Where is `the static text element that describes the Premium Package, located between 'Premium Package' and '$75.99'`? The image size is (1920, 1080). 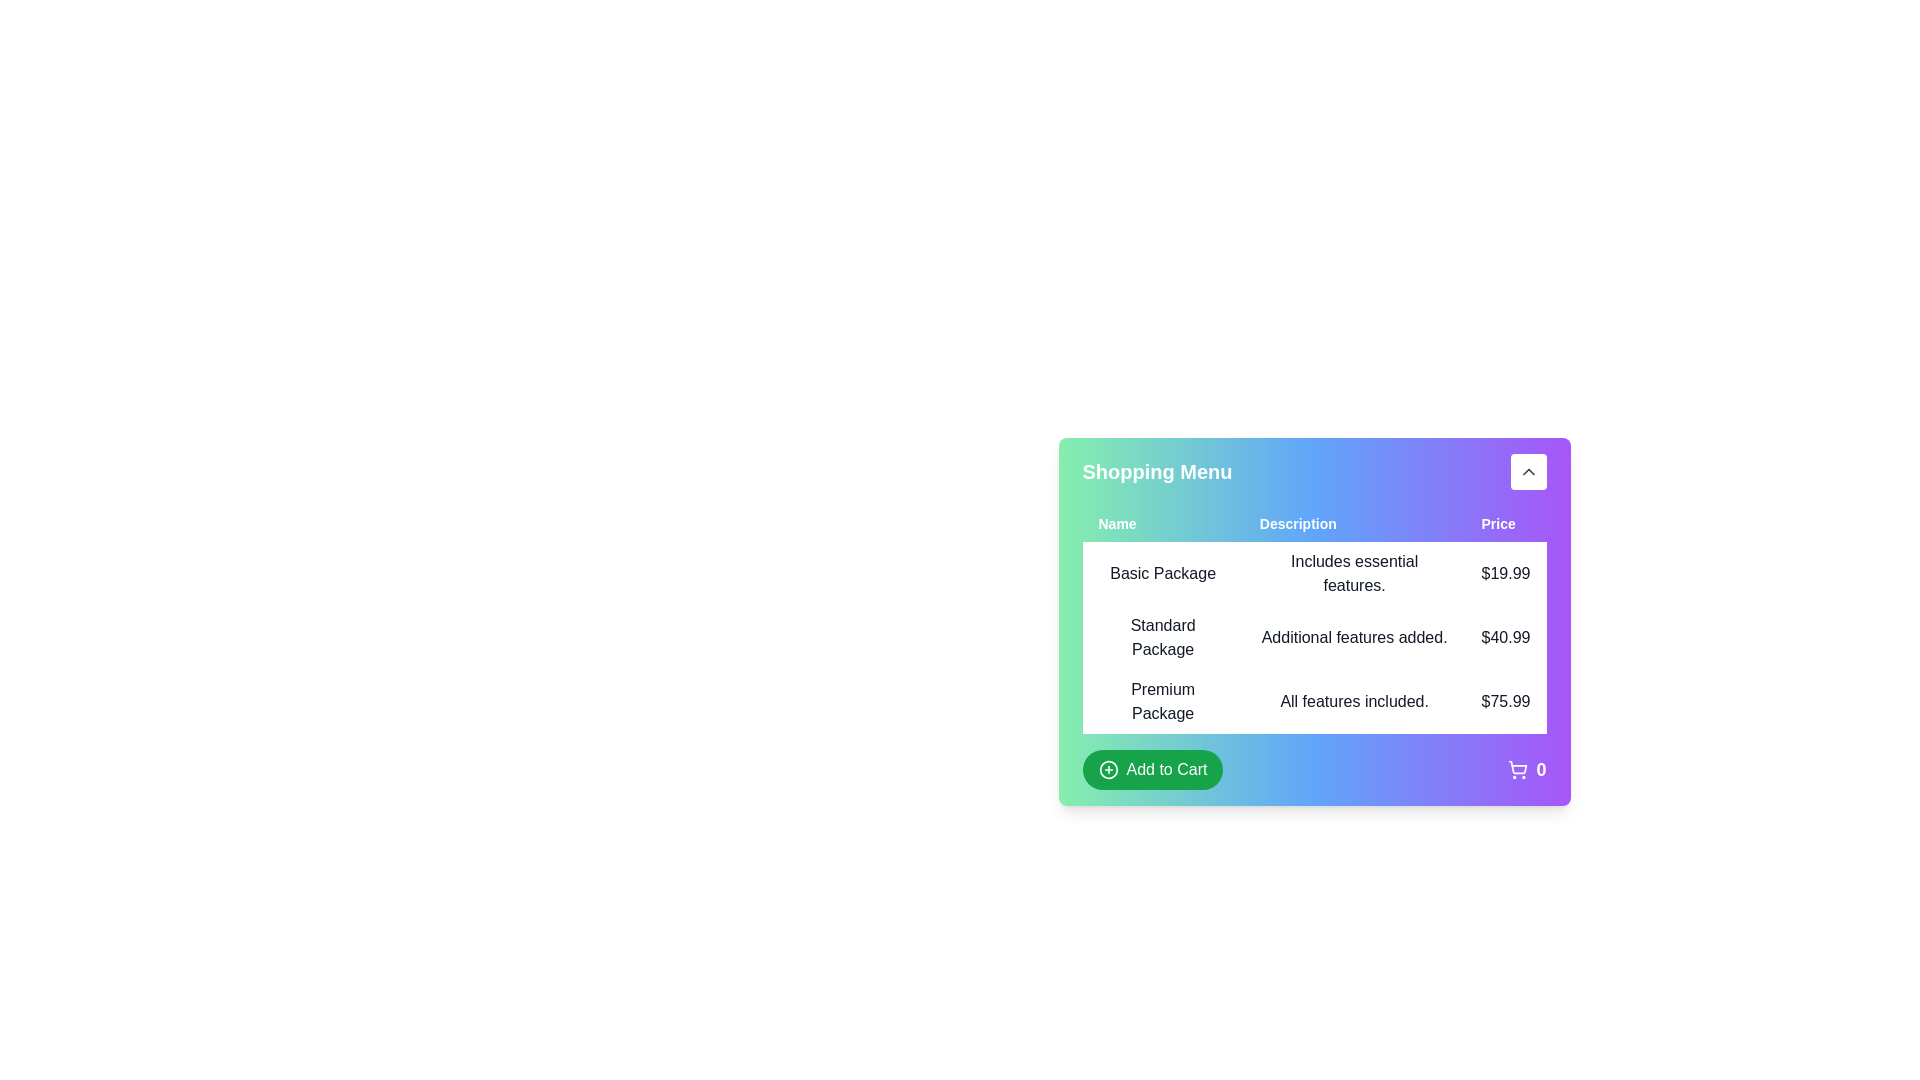
the static text element that describes the Premium Package, located between 'Premium Package' and '$75.99' is located at coordinates (1354, 701).